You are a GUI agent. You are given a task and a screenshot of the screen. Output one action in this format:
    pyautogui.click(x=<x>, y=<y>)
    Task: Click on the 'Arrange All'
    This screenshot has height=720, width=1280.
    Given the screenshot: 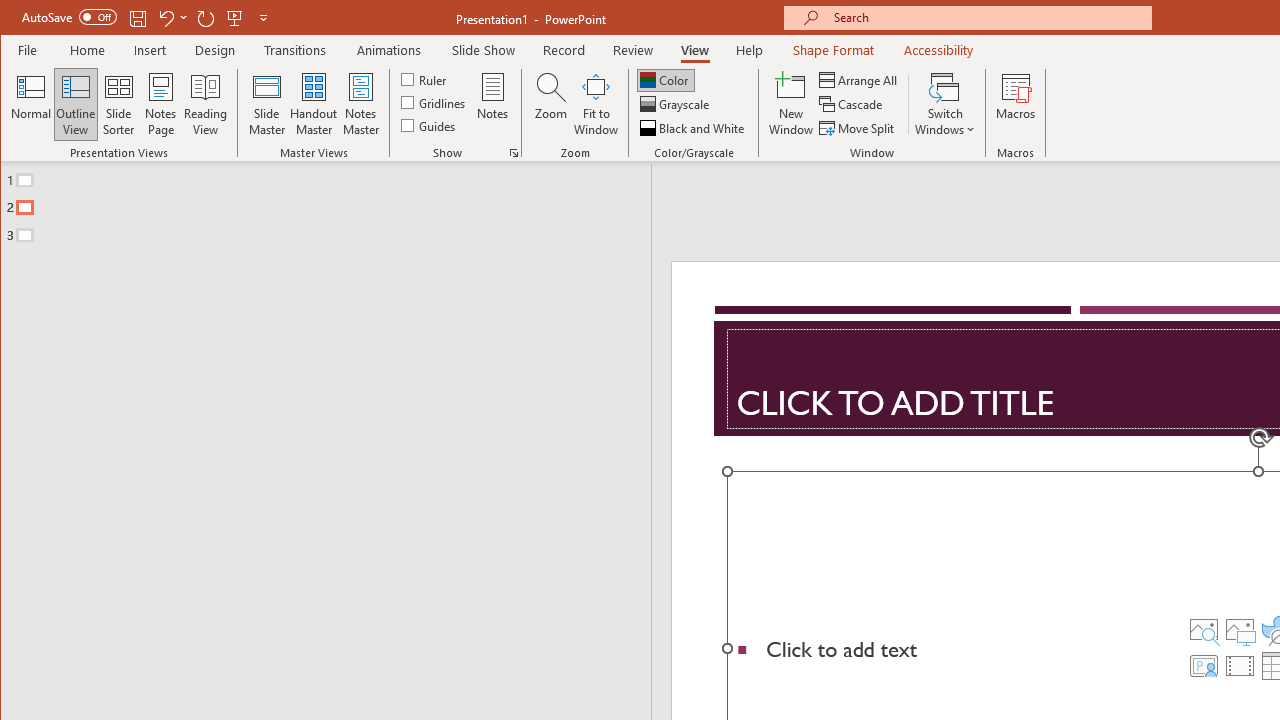 What is the action you would take?
    pyautogui.click(x=860, y=79)
    